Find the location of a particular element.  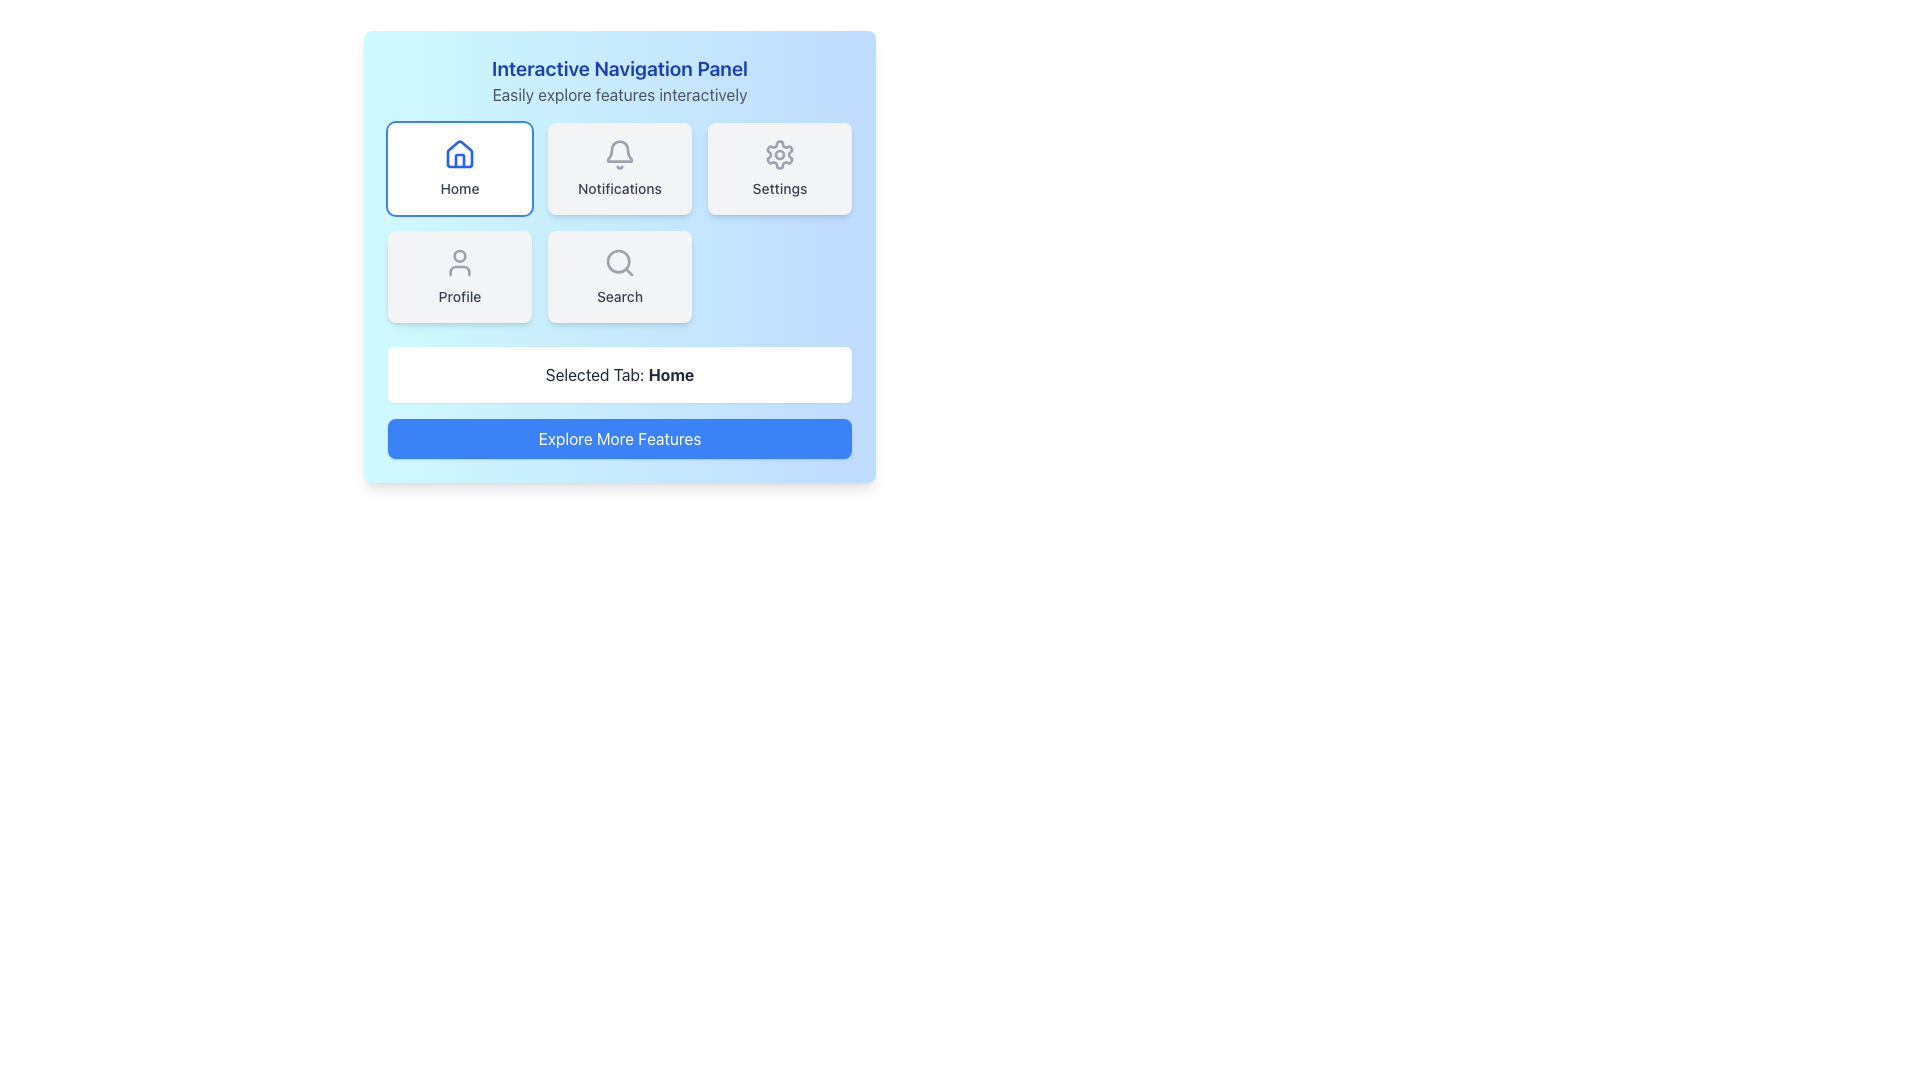

the 'Profile' button, which is a rectangular button with rounded corners and a user icon above the text, located in the bottom-left corner of the grid is located at coordinates (459, 277).